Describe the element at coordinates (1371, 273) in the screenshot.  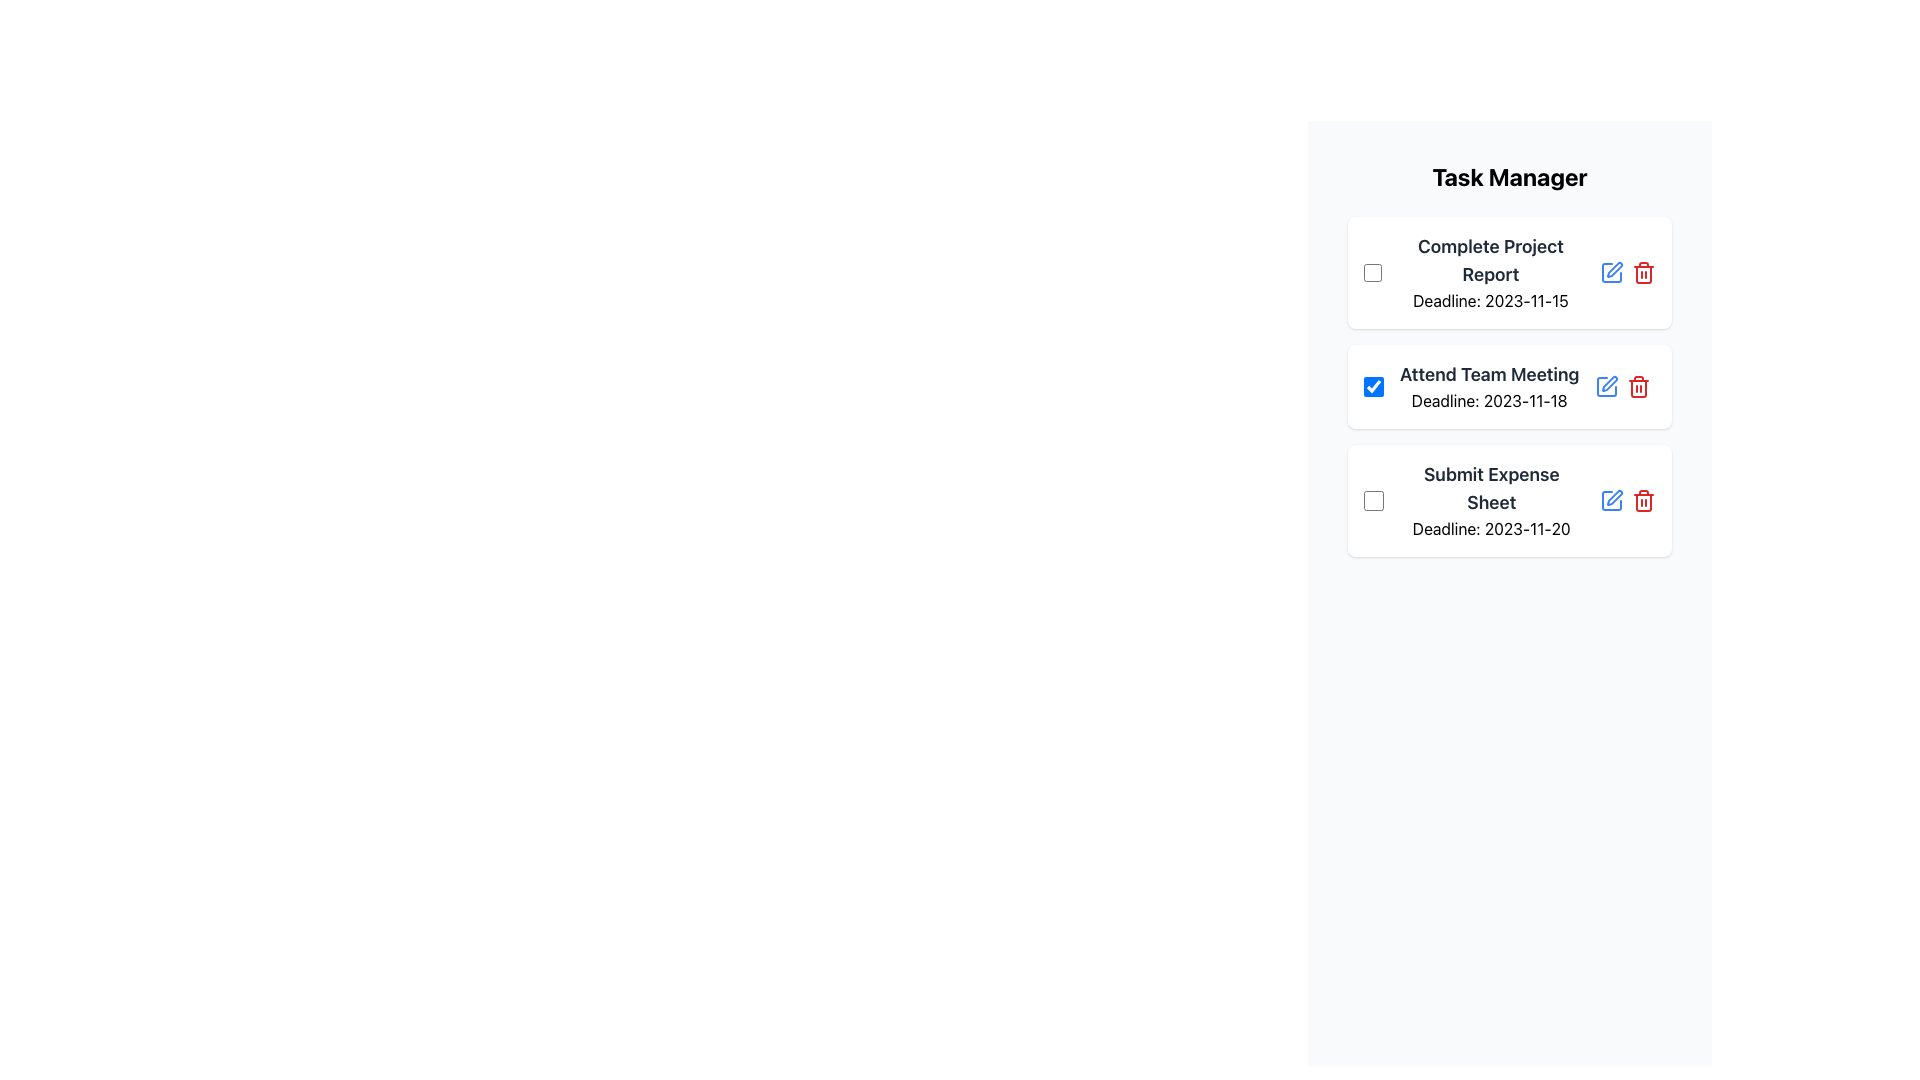
I see `the checkbox associated with the task 'Complete Project Report' for keyboard navigation by moving to its center position` at that location.